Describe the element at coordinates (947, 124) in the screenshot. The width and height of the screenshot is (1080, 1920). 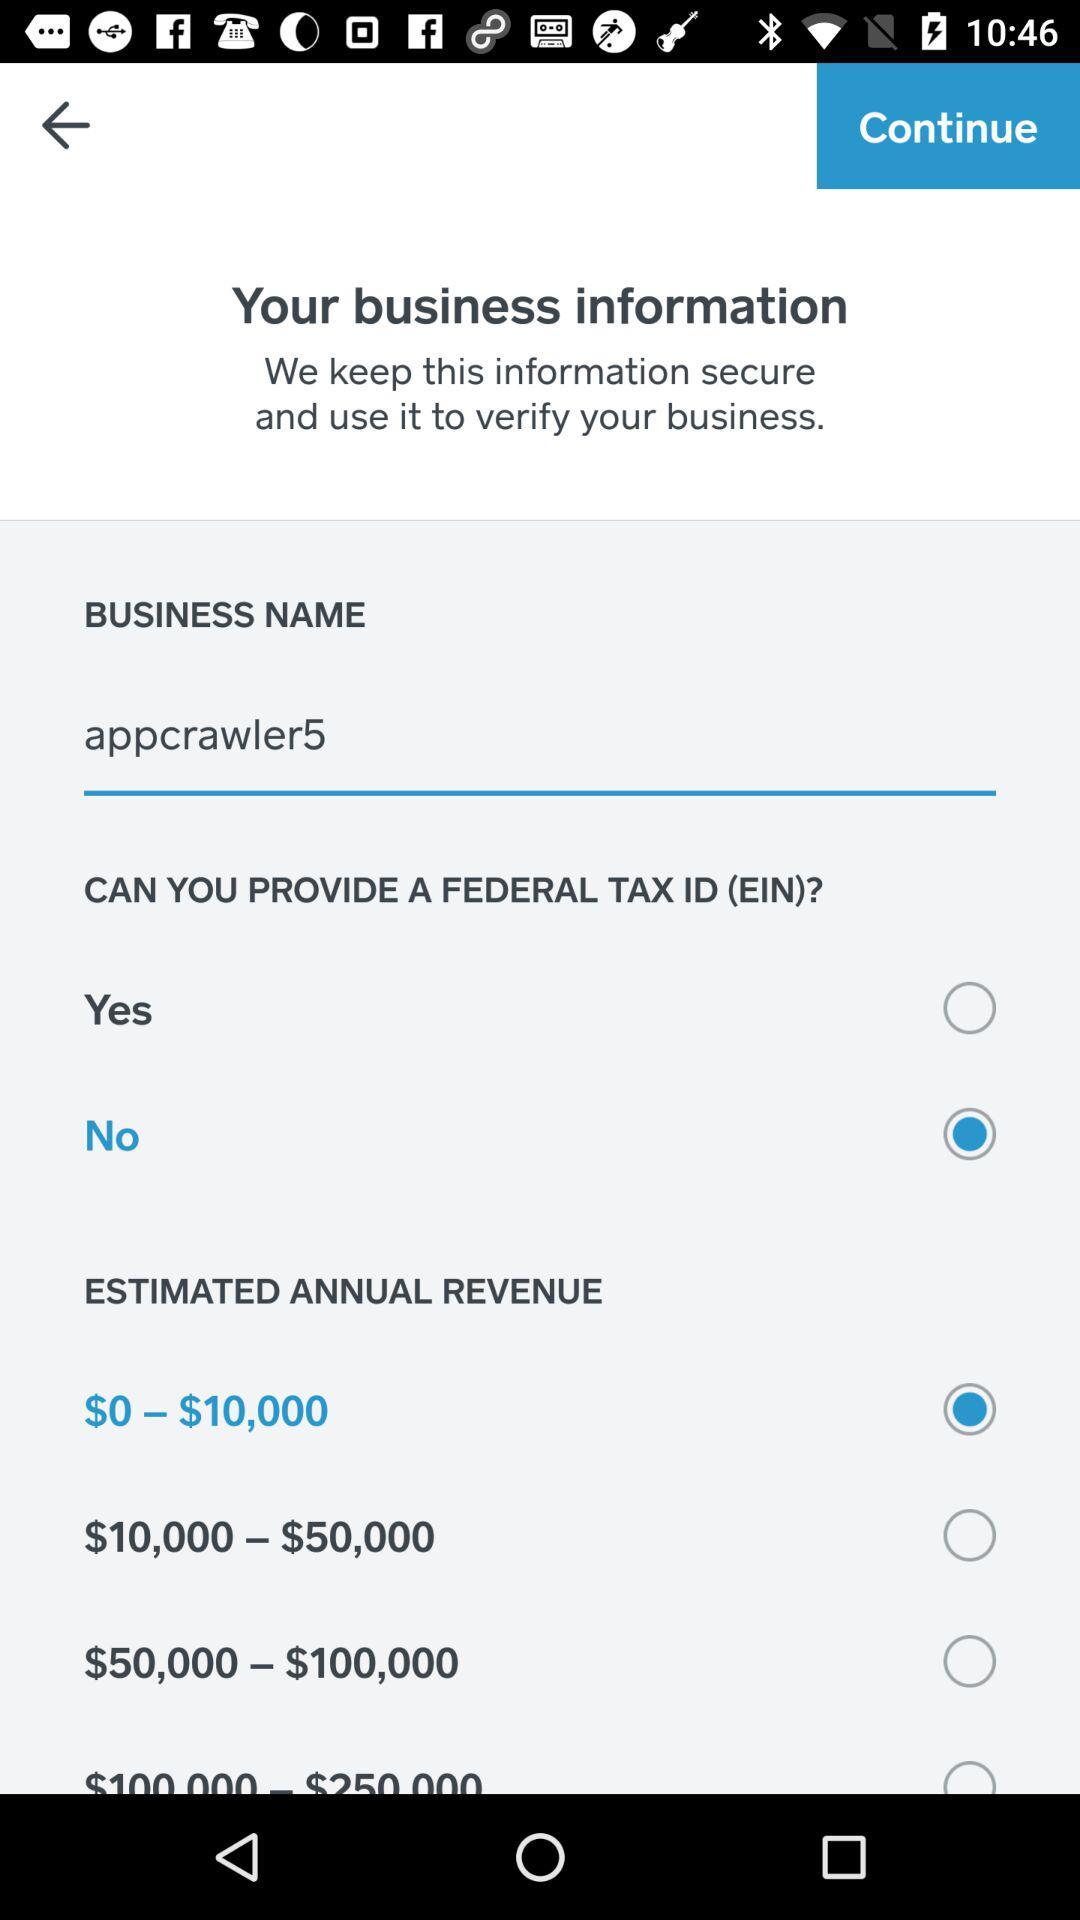
I see `the continue at the top right corner` at that location.